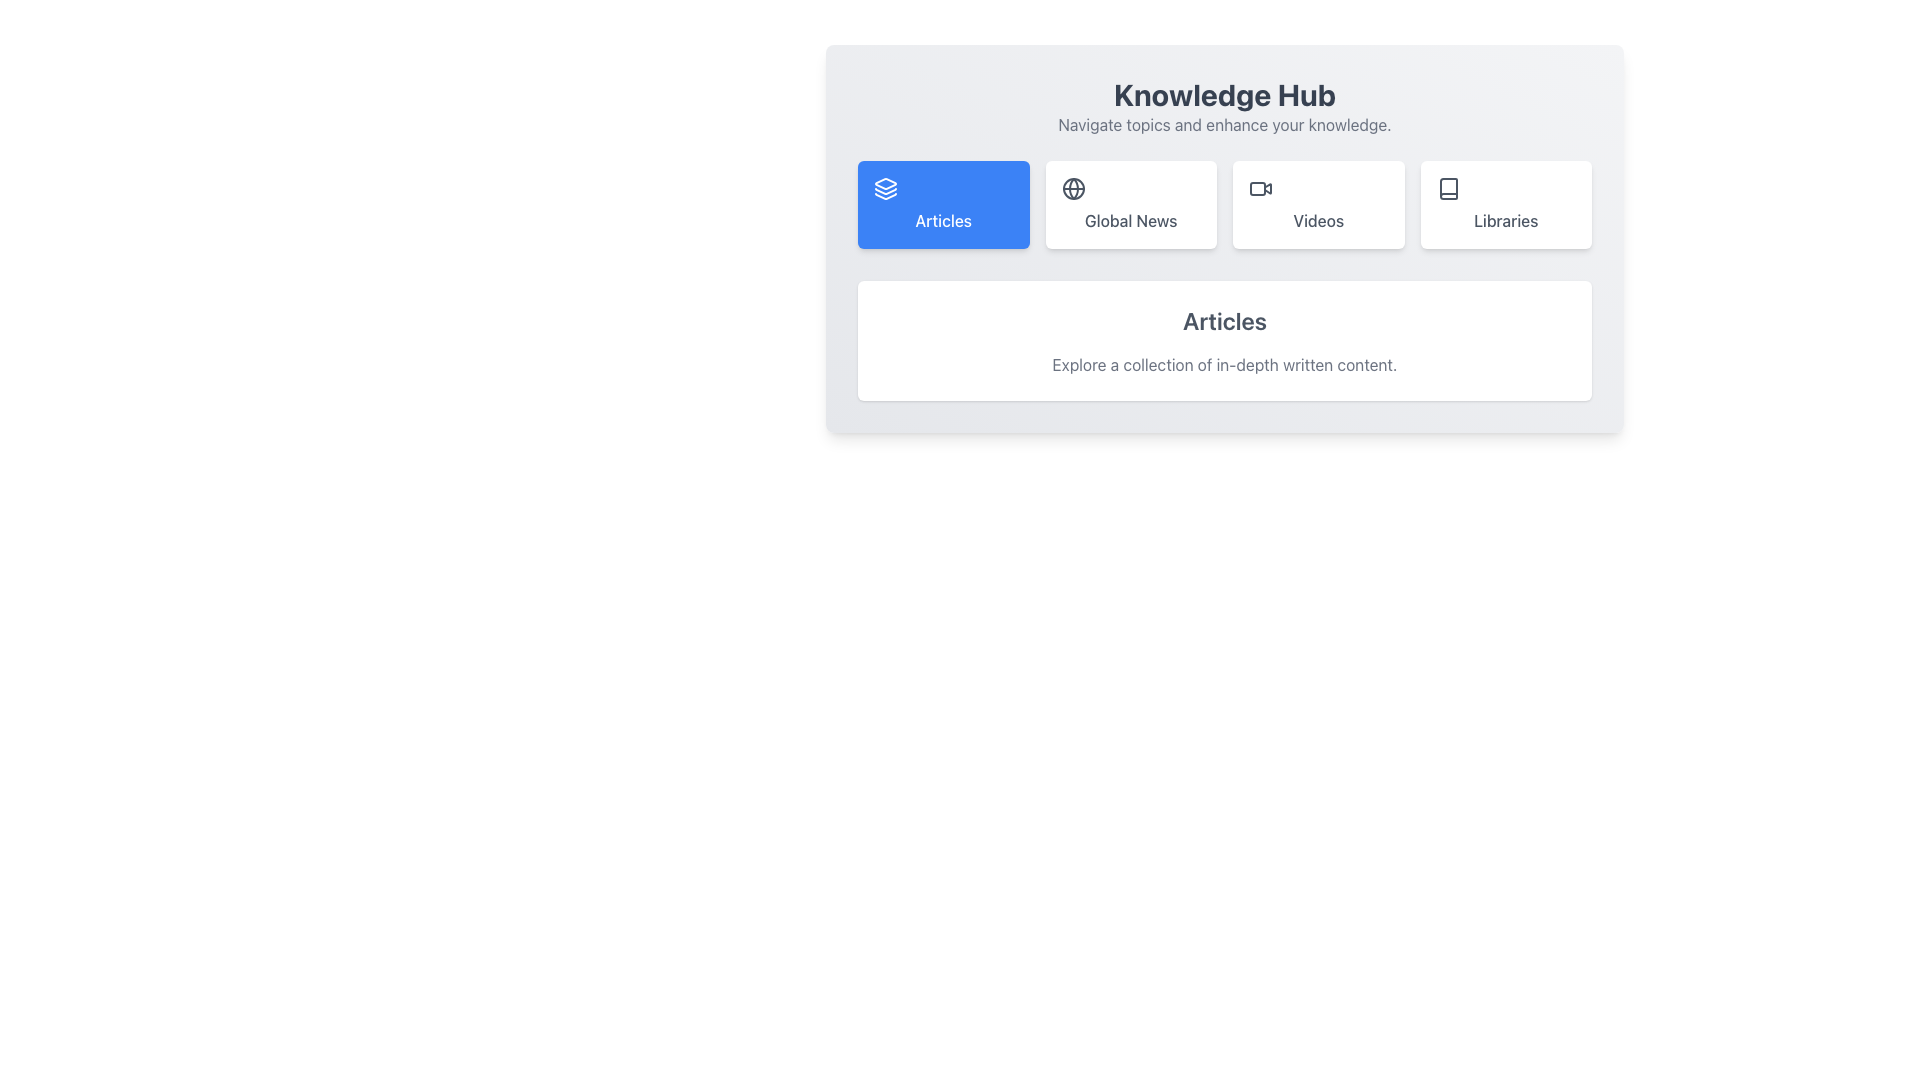 The image size is (1920, 1080). I want to click on descriptive label within the 'Articles' button to understand its purpose, which is related to browsing articles, so click(942, 220).